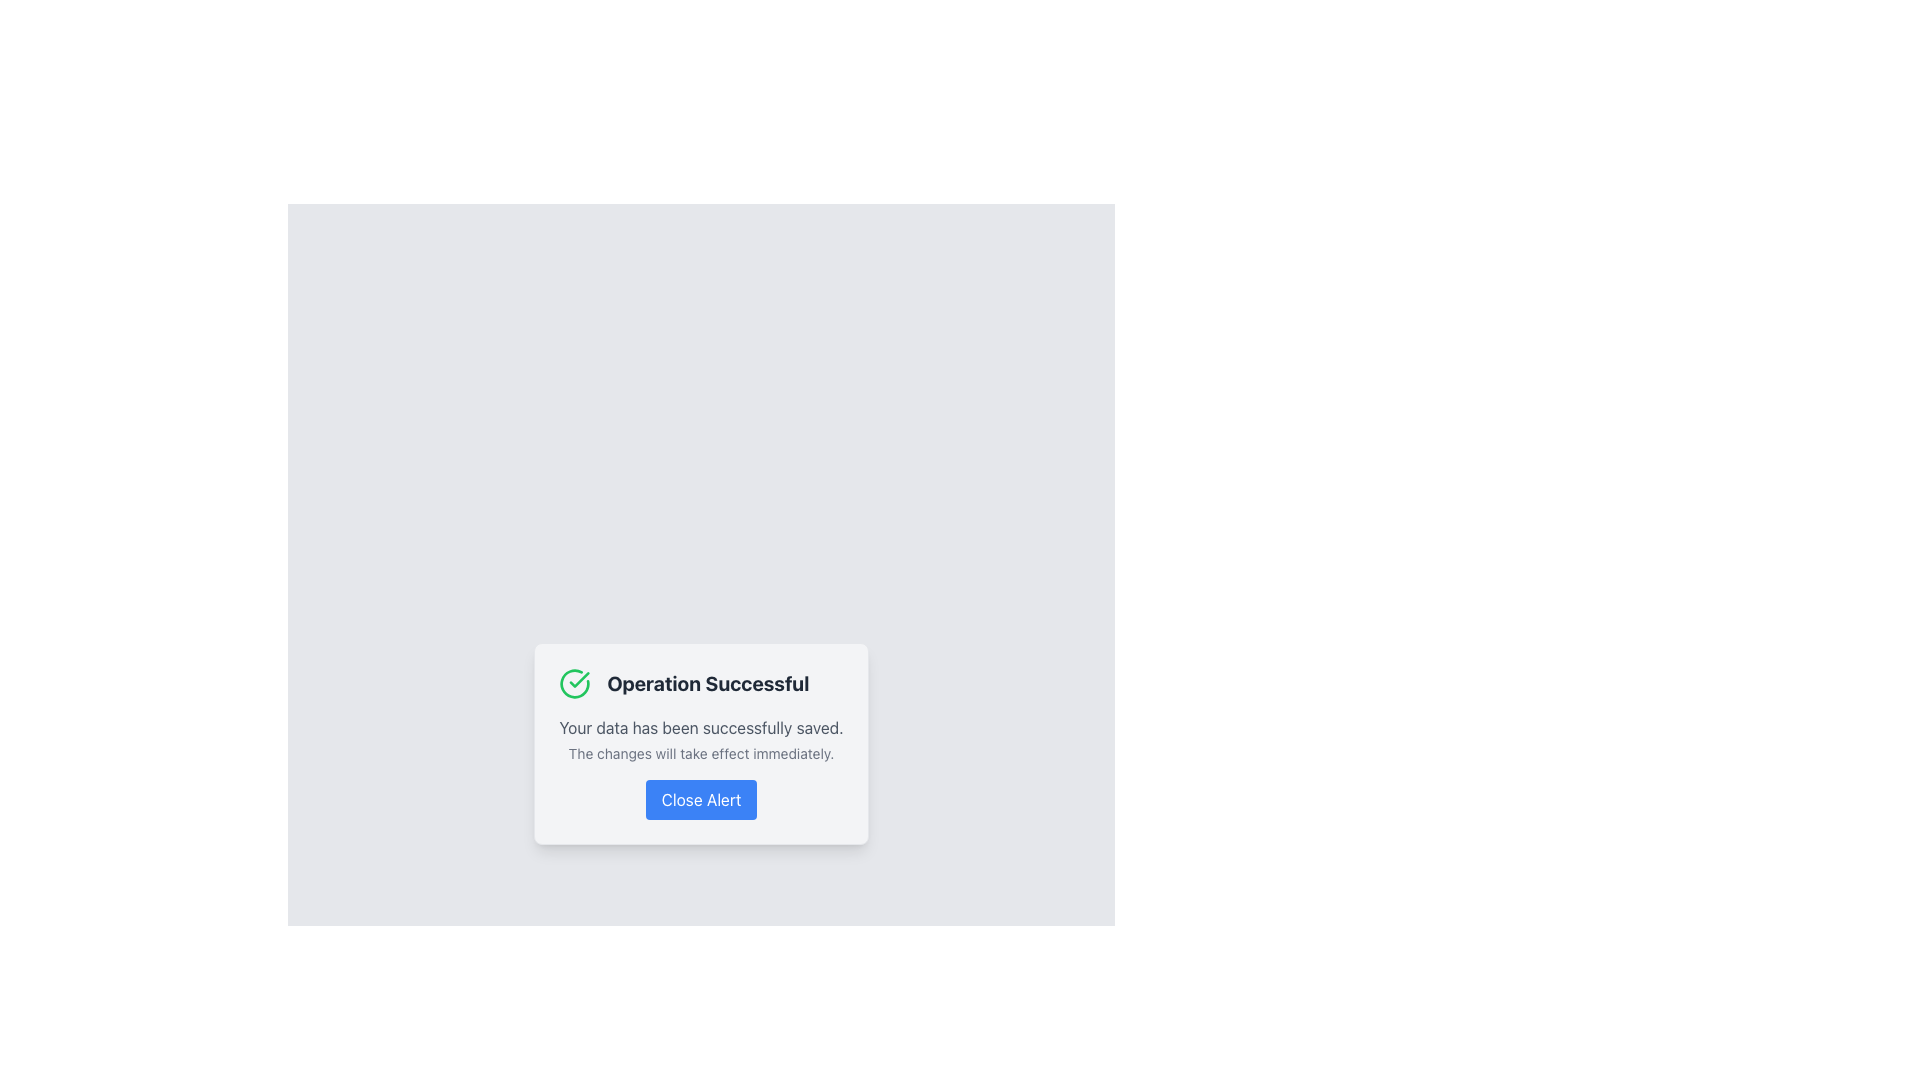  I want to click on the success status icon located in the alert dialog box, positioned to the left of the 'Operation Successful' text headline, so click(574, 682).